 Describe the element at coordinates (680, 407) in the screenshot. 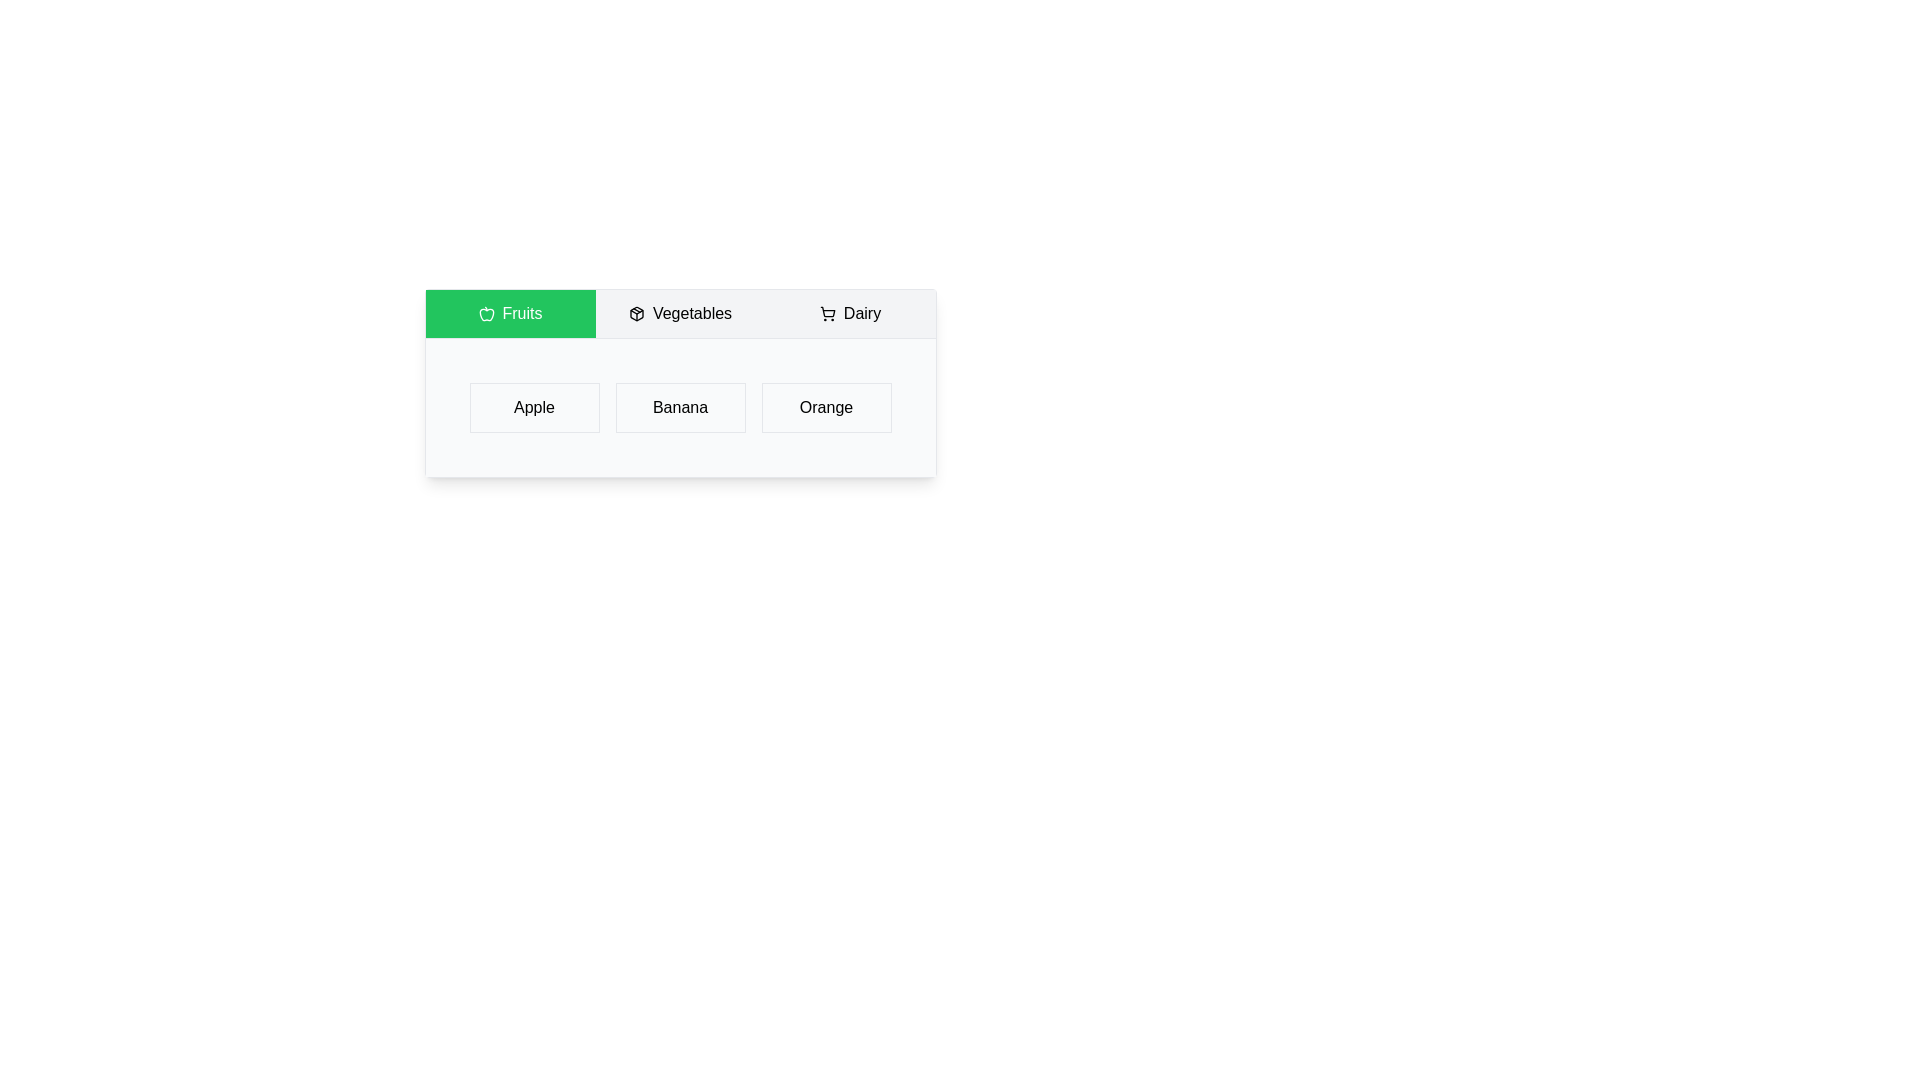

I see `the item Banana in the selected tab` at that location.